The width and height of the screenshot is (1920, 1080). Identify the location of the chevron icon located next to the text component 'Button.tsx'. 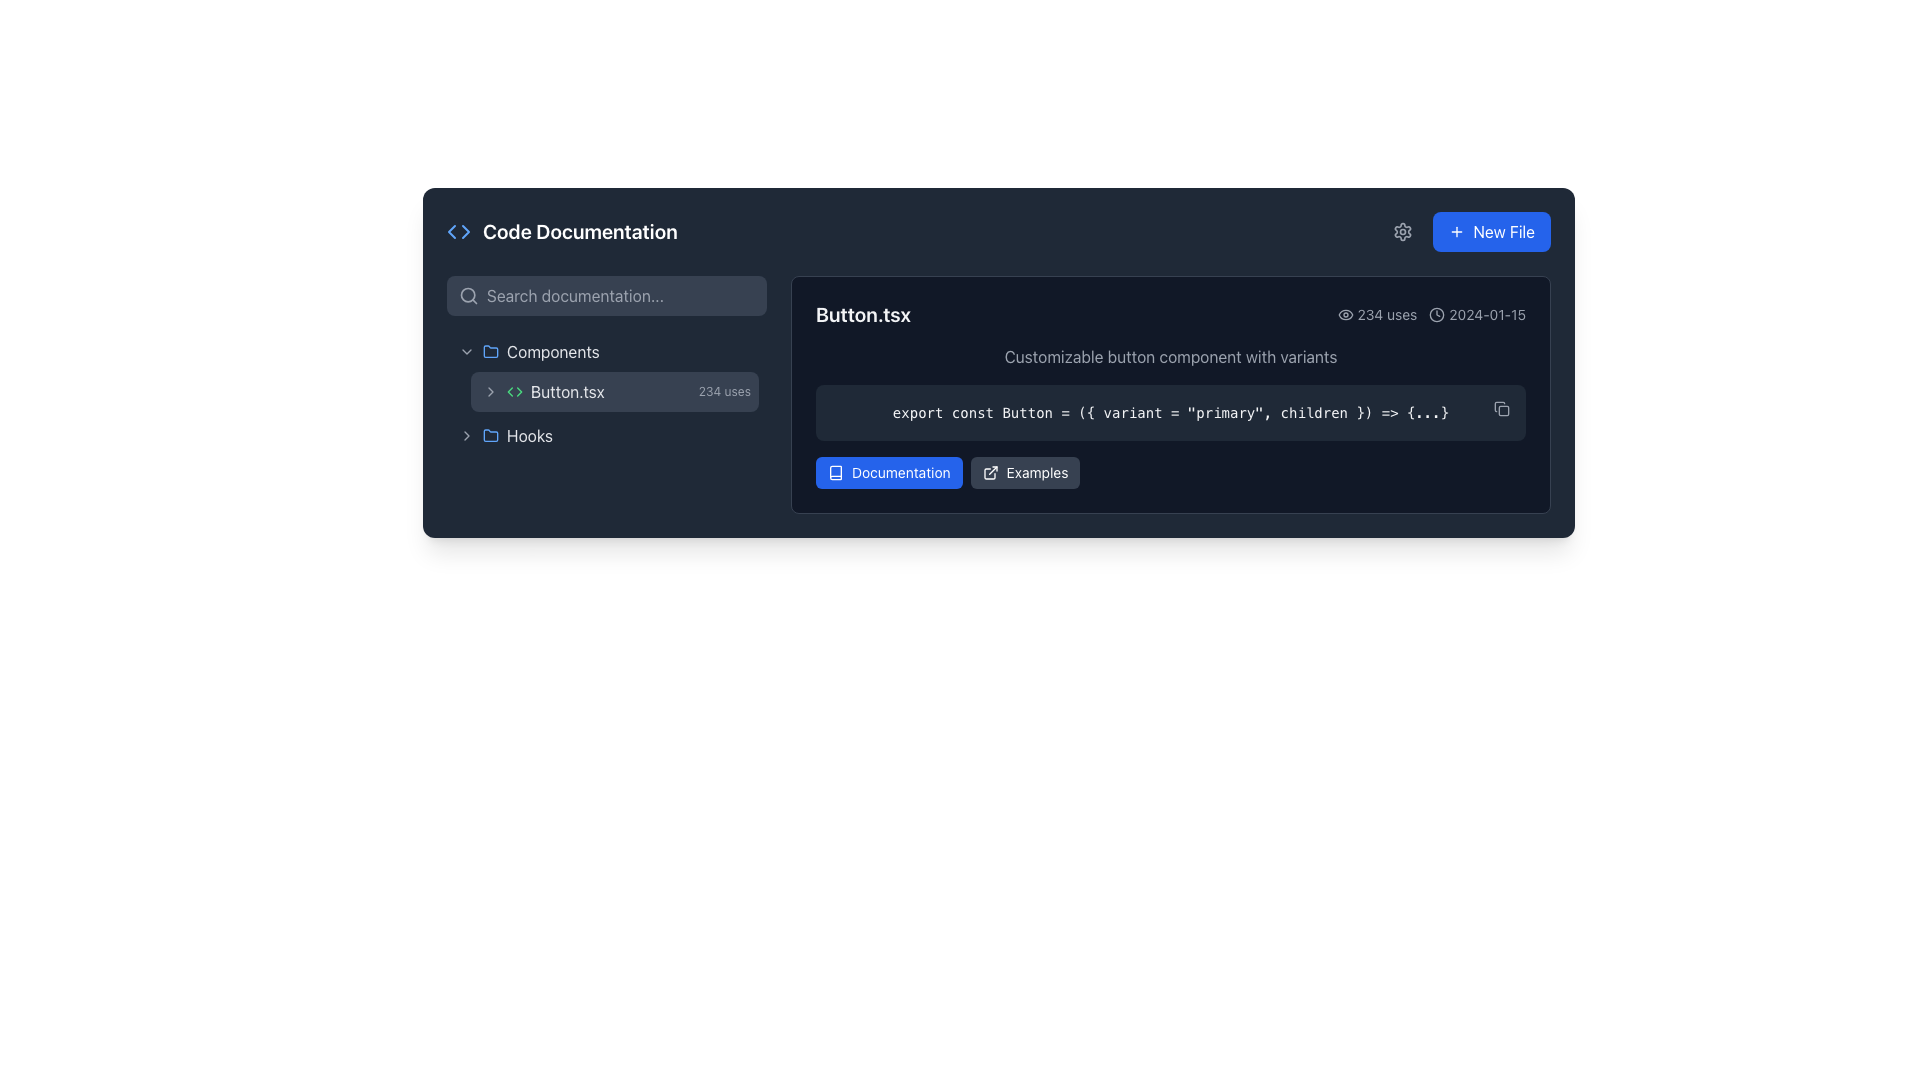
(490, 392).